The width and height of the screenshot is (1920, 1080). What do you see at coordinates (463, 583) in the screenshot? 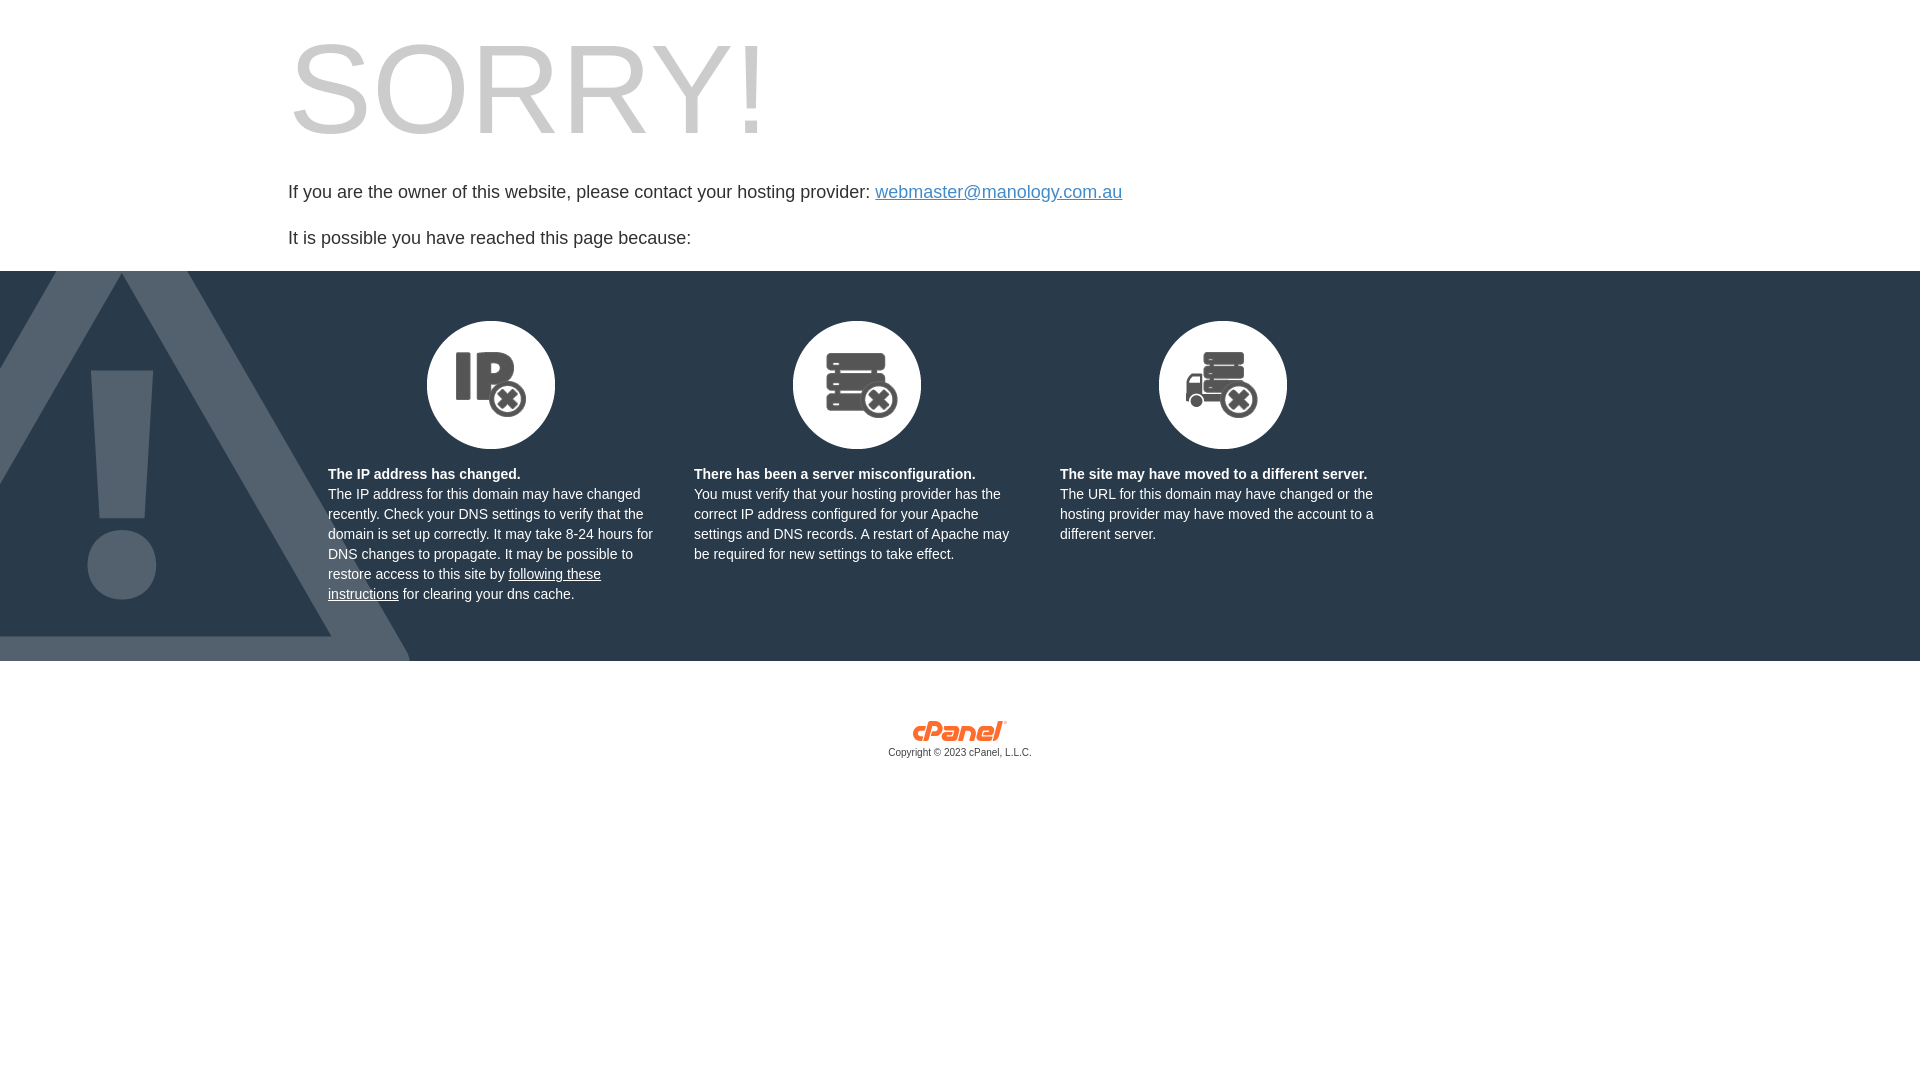
I see `'following these instructions'` at bounding box center [463, 583].